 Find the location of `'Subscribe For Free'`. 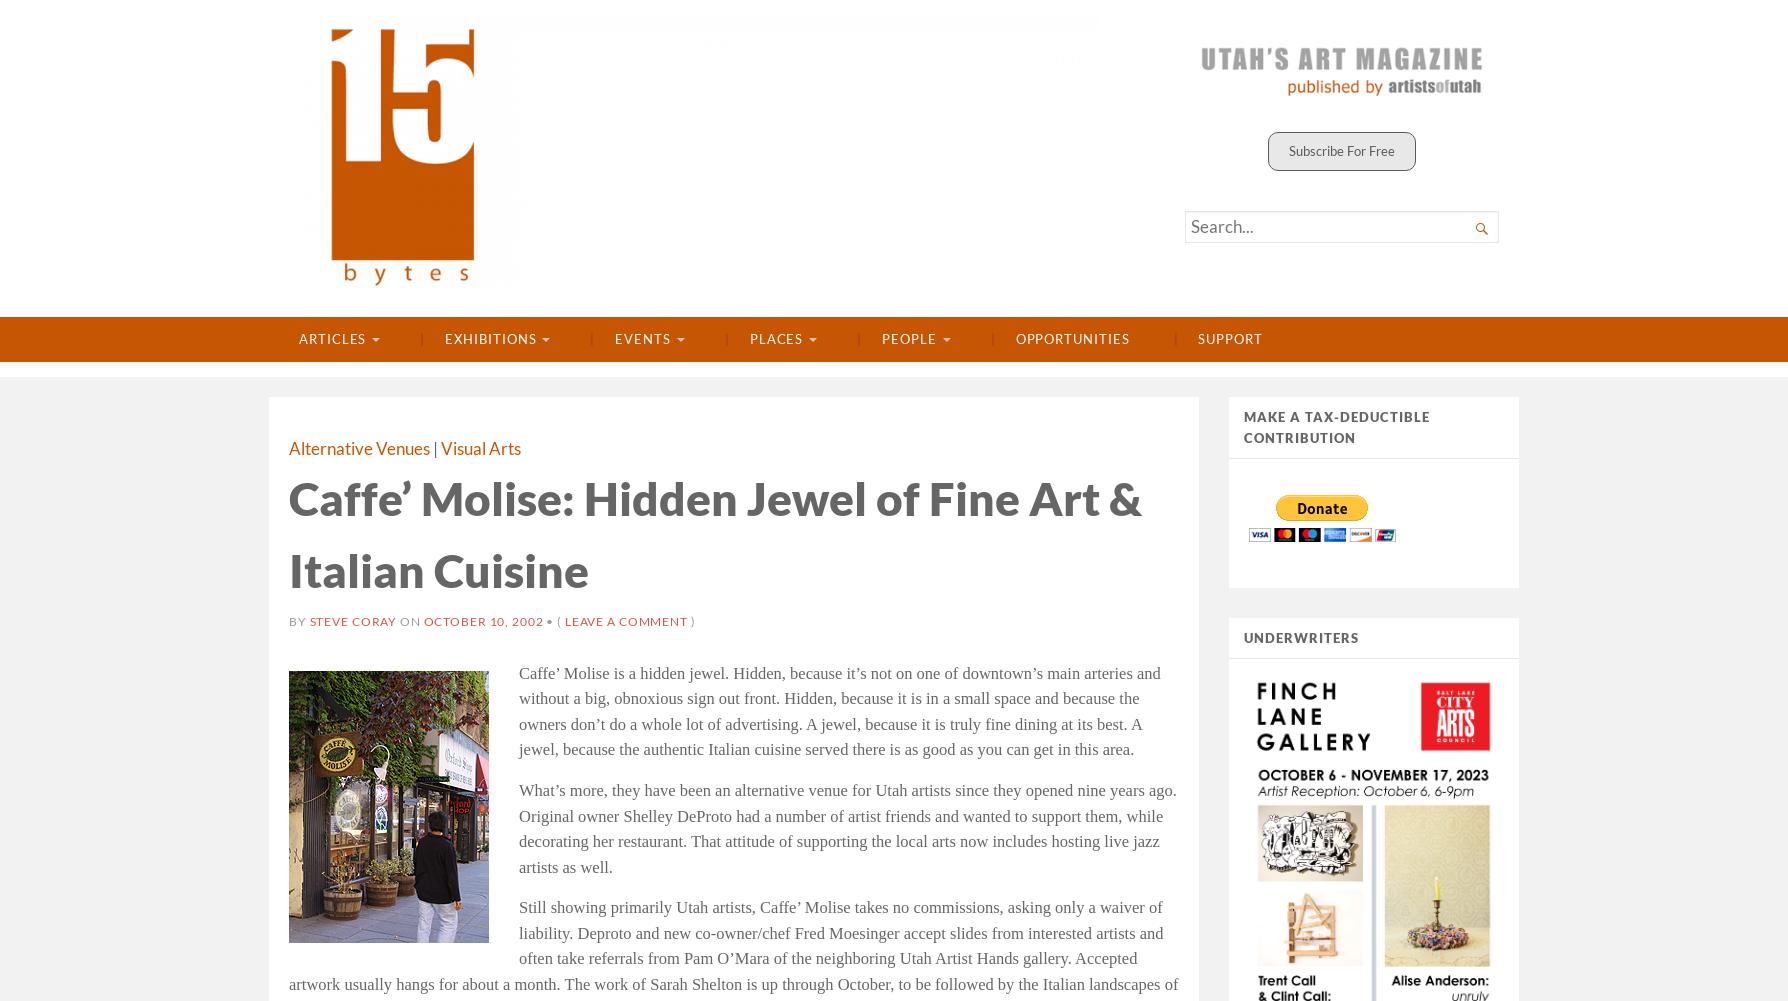

'Subscribe For Free' is located at coordinates (1342, 150).